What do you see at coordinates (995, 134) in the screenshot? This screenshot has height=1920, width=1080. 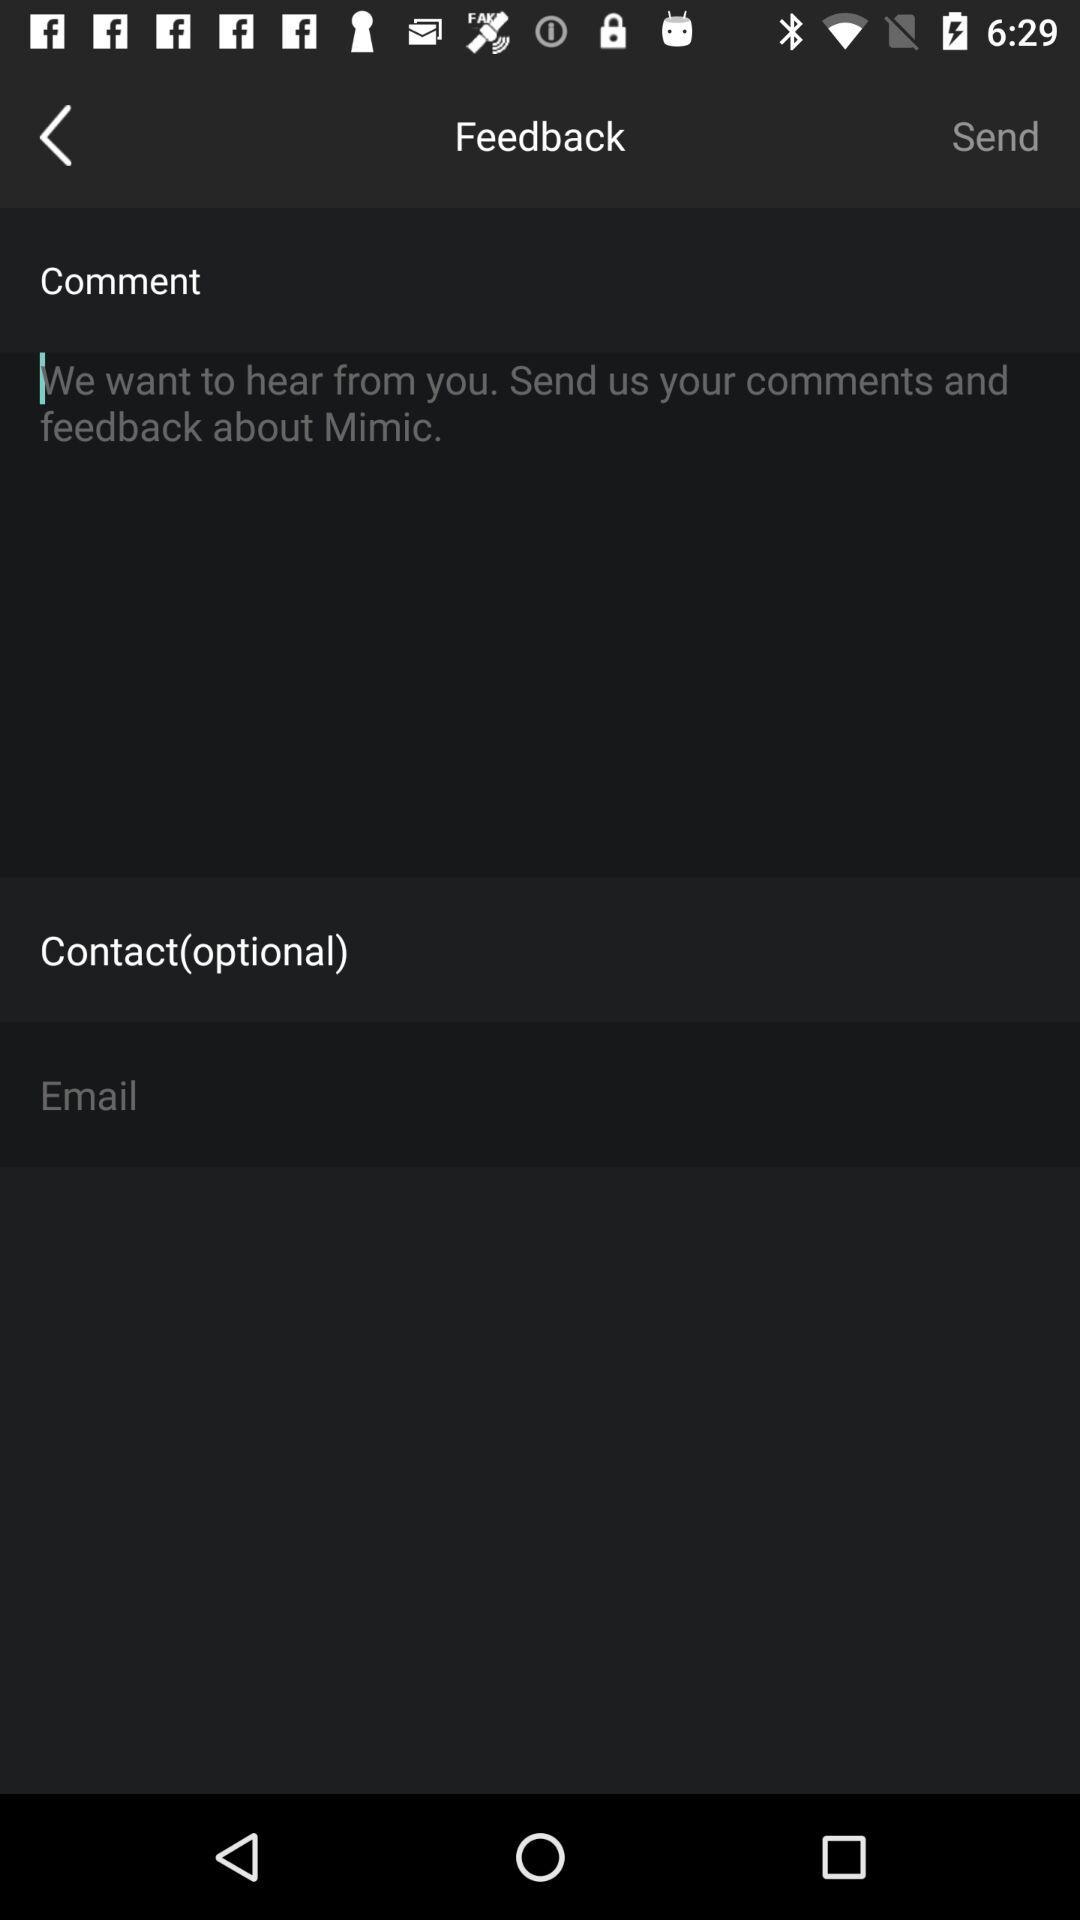 I see `send icon` at bounding box center [995, 134].